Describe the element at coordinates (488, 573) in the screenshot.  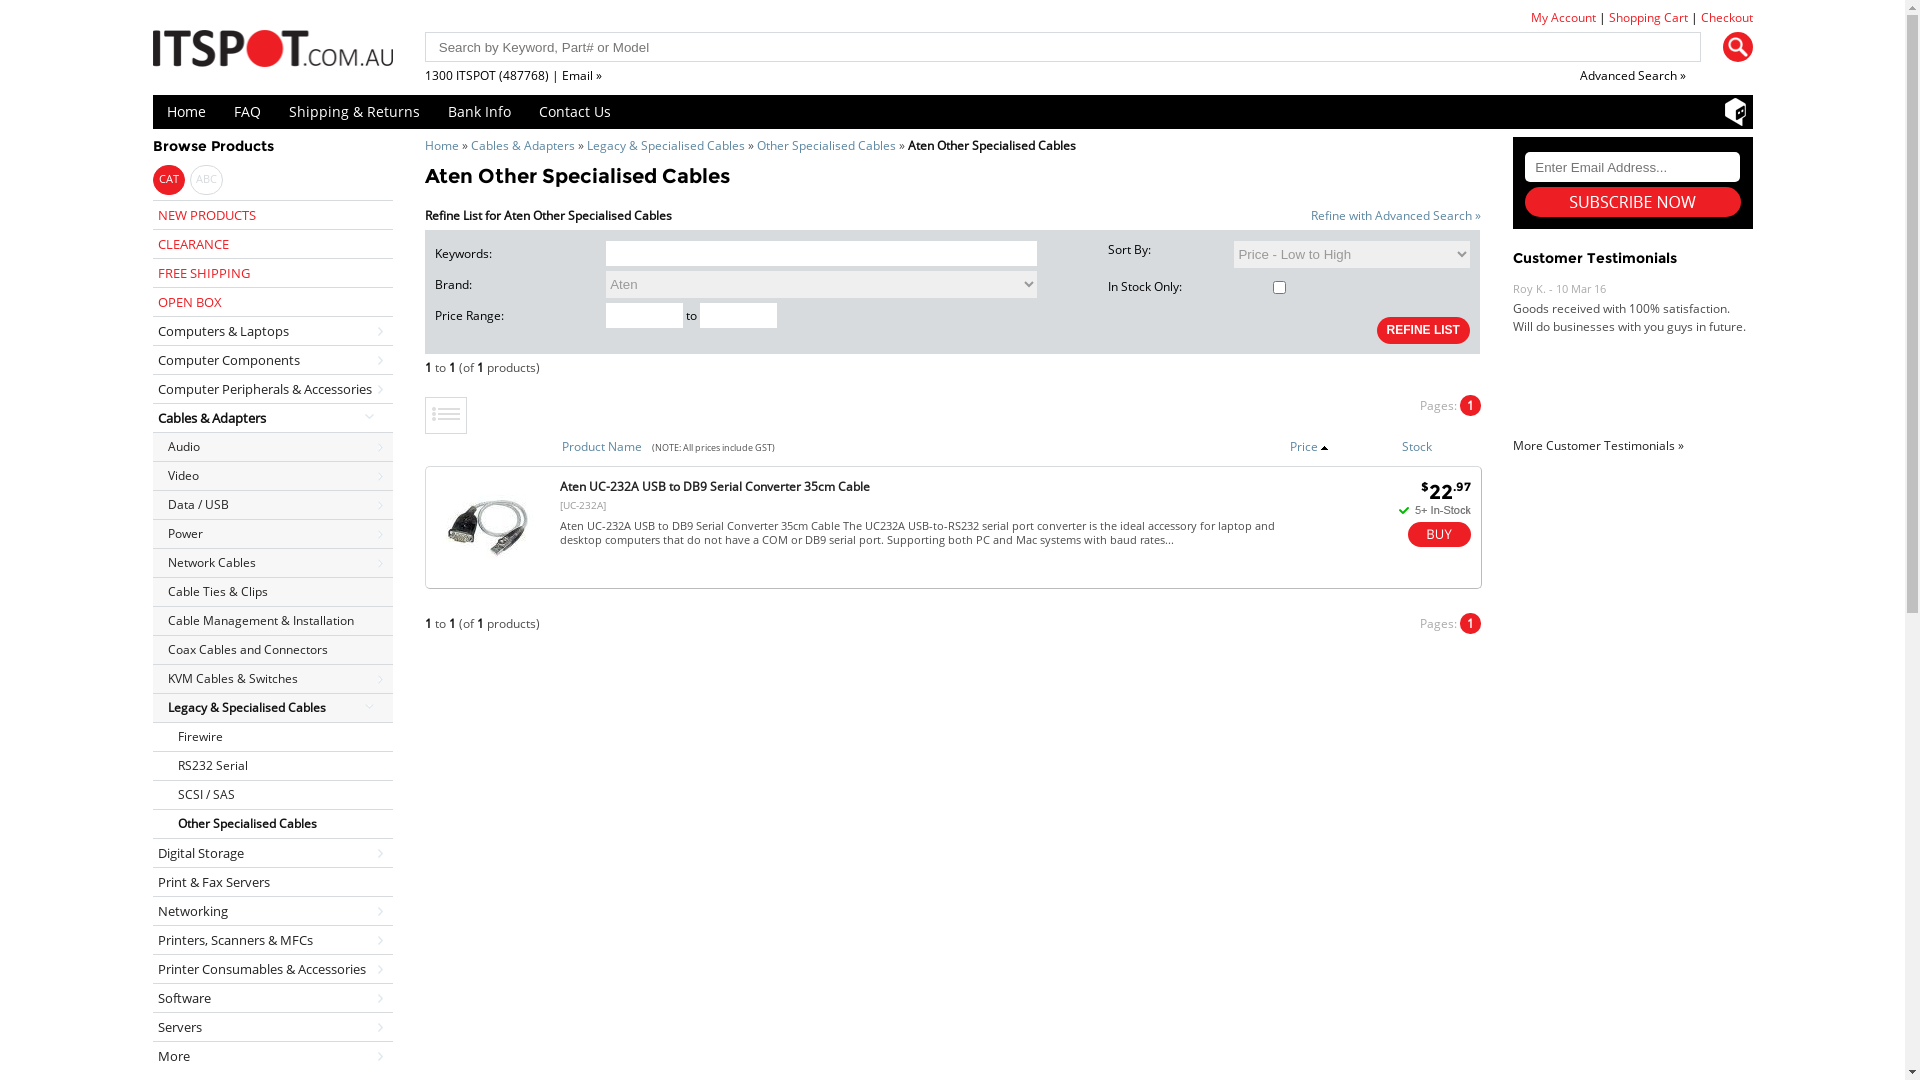
I see `'Aten UC-232A USB to DB9 Serial | ITSpot Computer Components'` at that location.